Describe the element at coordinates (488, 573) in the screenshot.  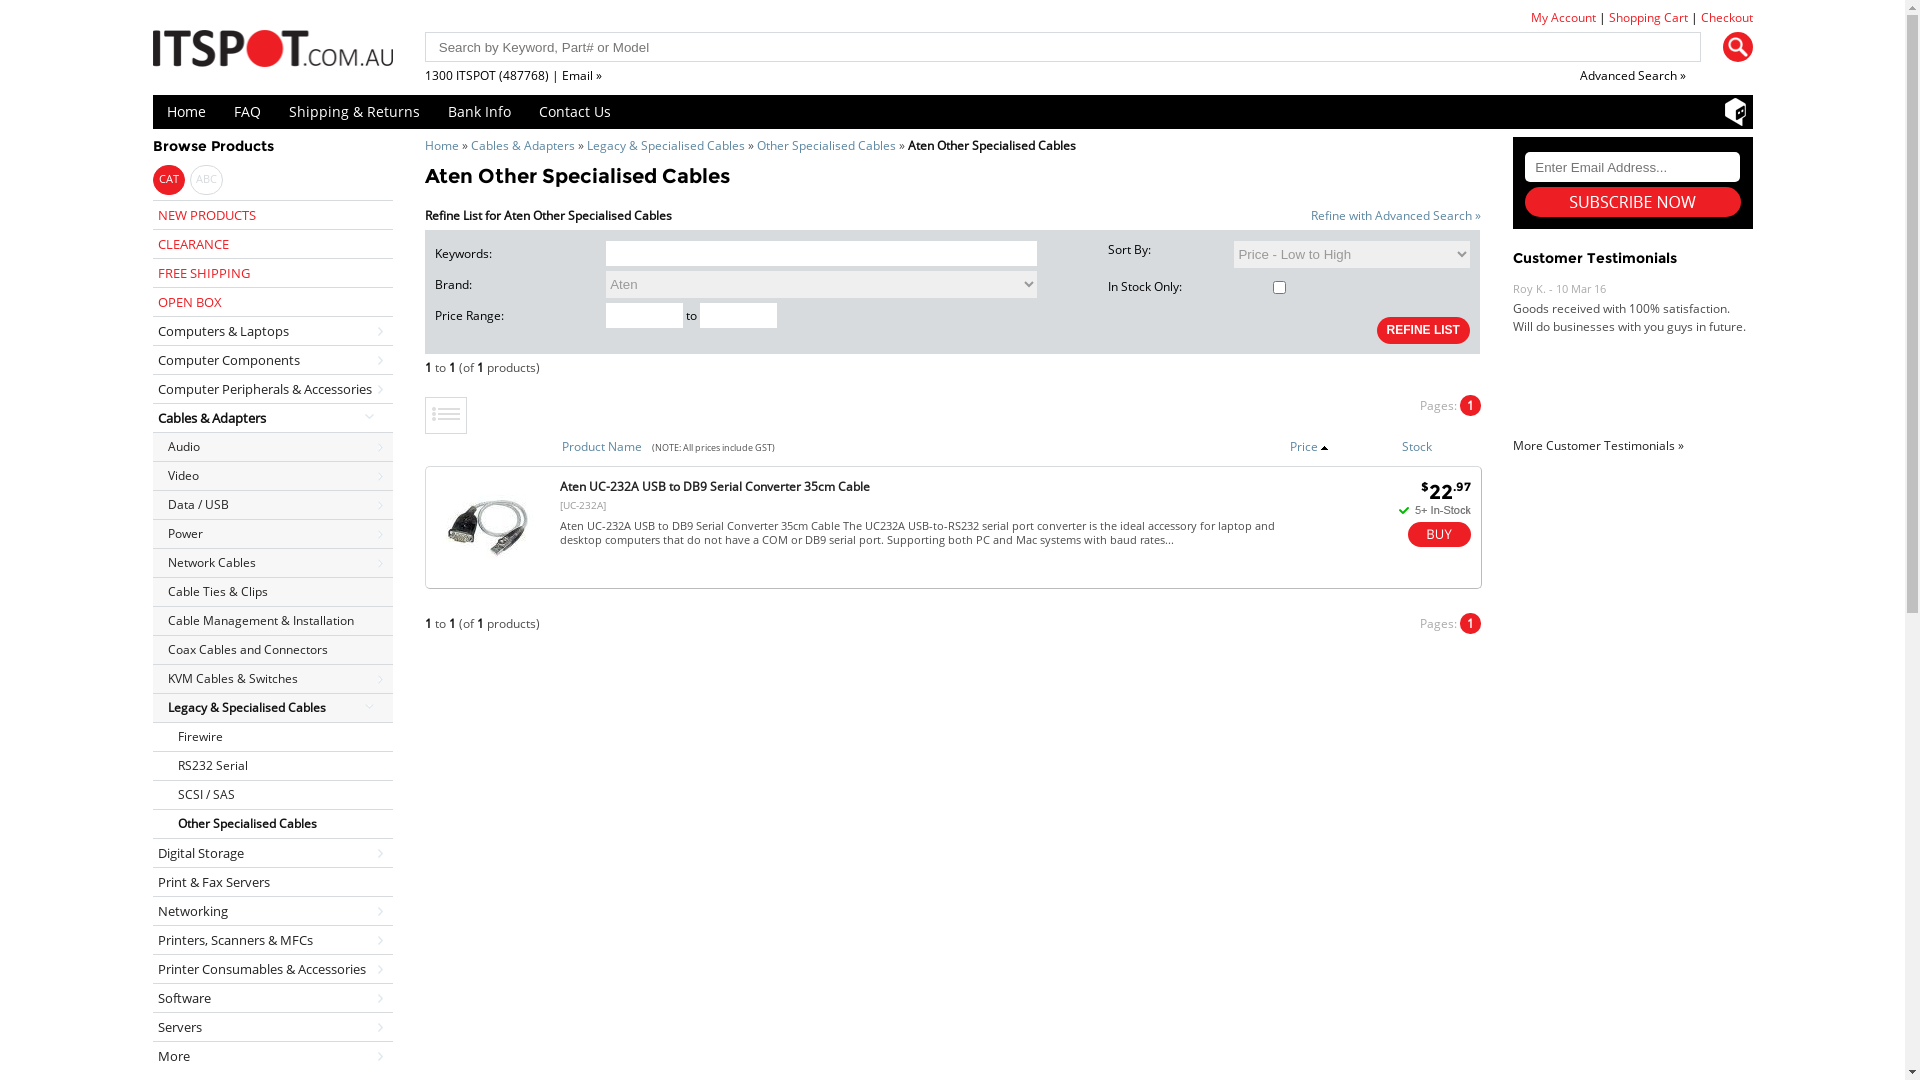
I see `'Aten UC-232A USB to DB9 Serial | ITSpot Computer Components'` at that location.